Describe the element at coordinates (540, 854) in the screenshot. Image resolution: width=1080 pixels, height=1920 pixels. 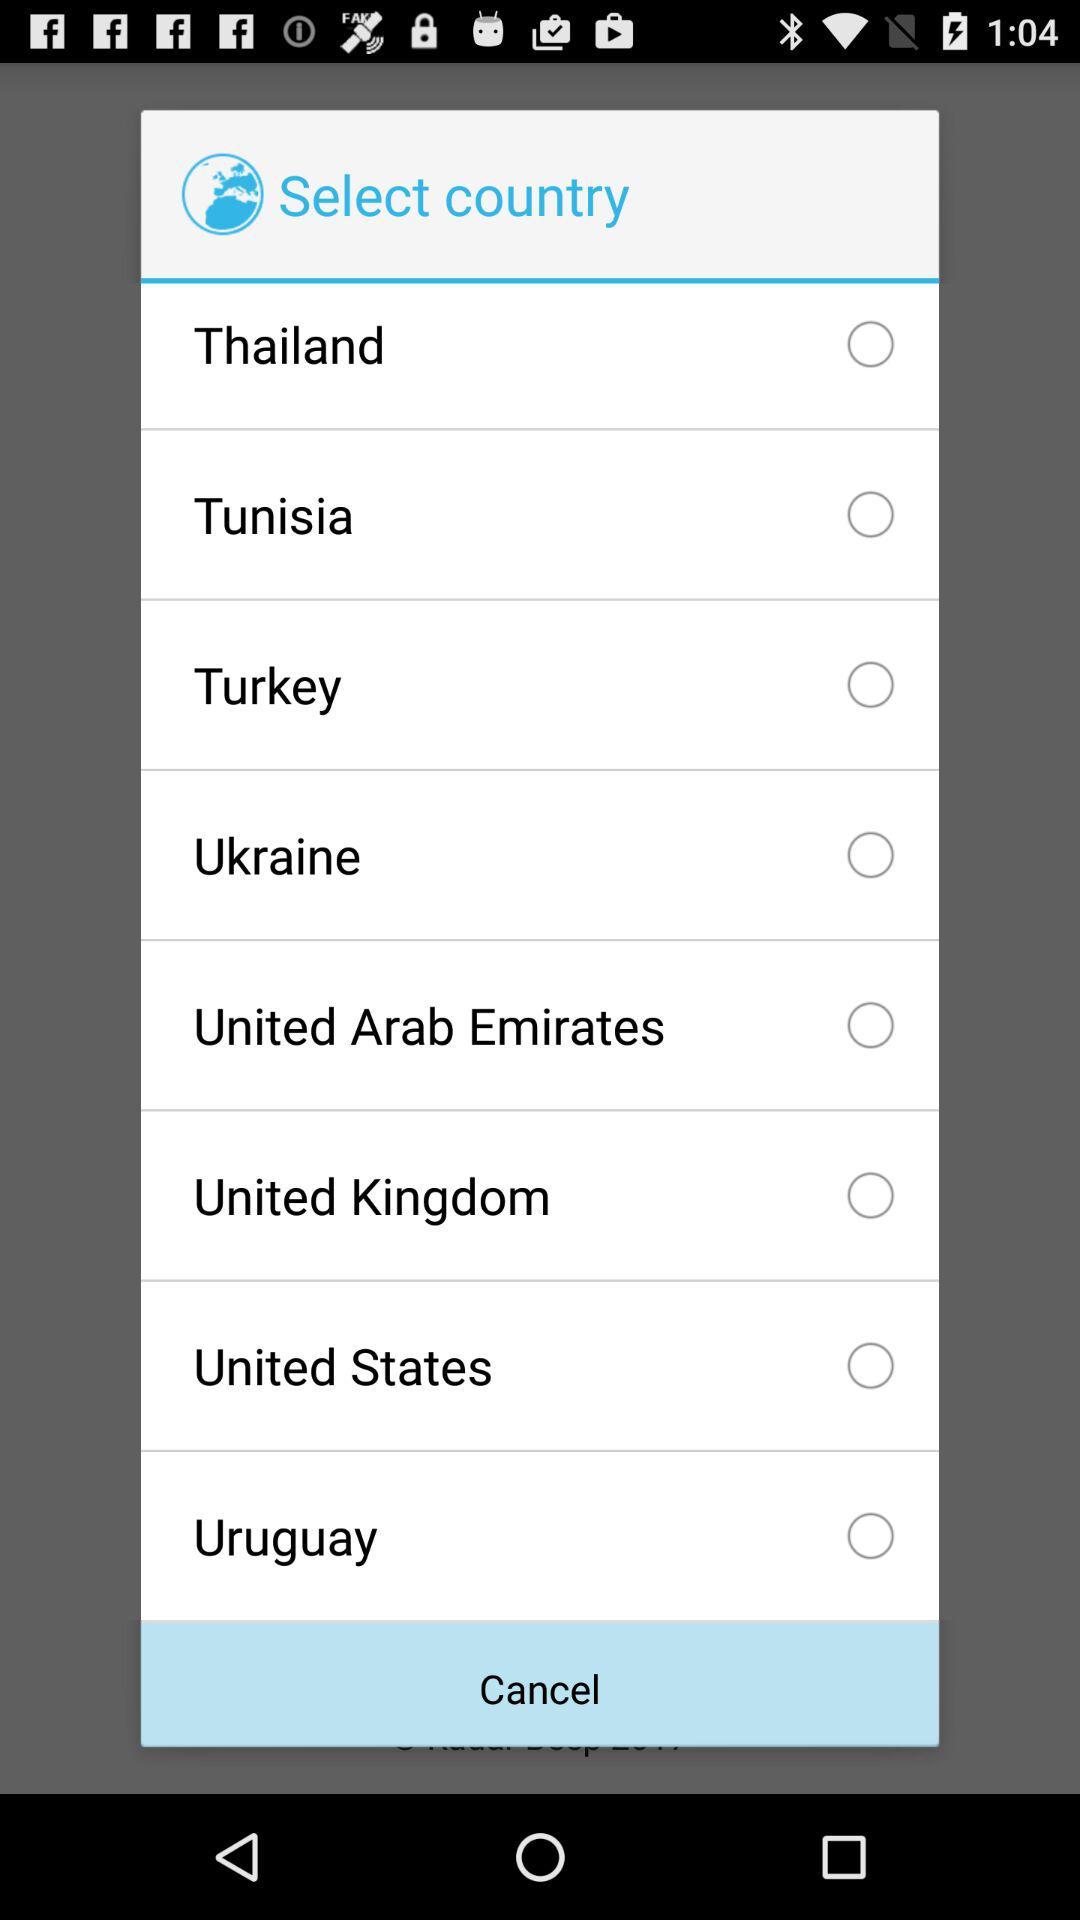
I see `the icon above the united arab emirates checkbox` at that location.